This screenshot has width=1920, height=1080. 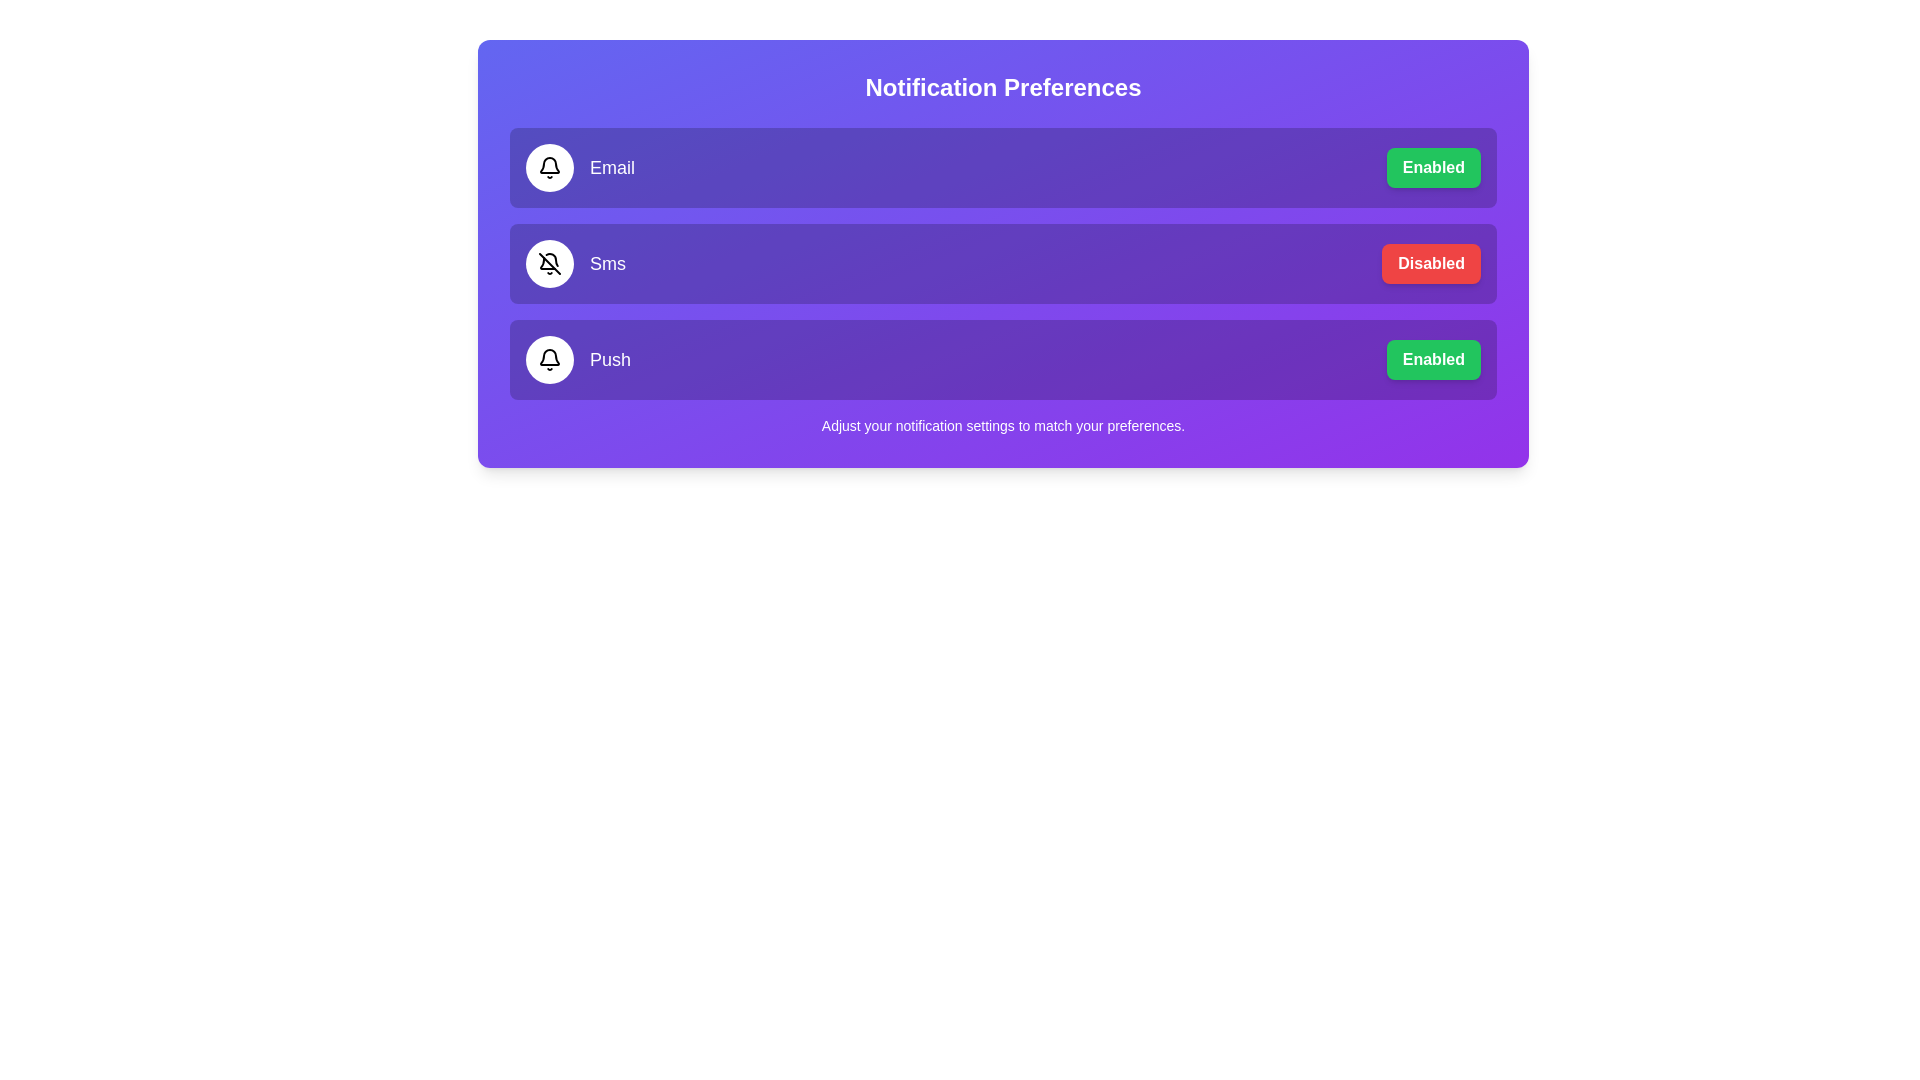 I want to click on the informational text at the bottom of the NotificationCenter component, so click(x=1003, y=424).